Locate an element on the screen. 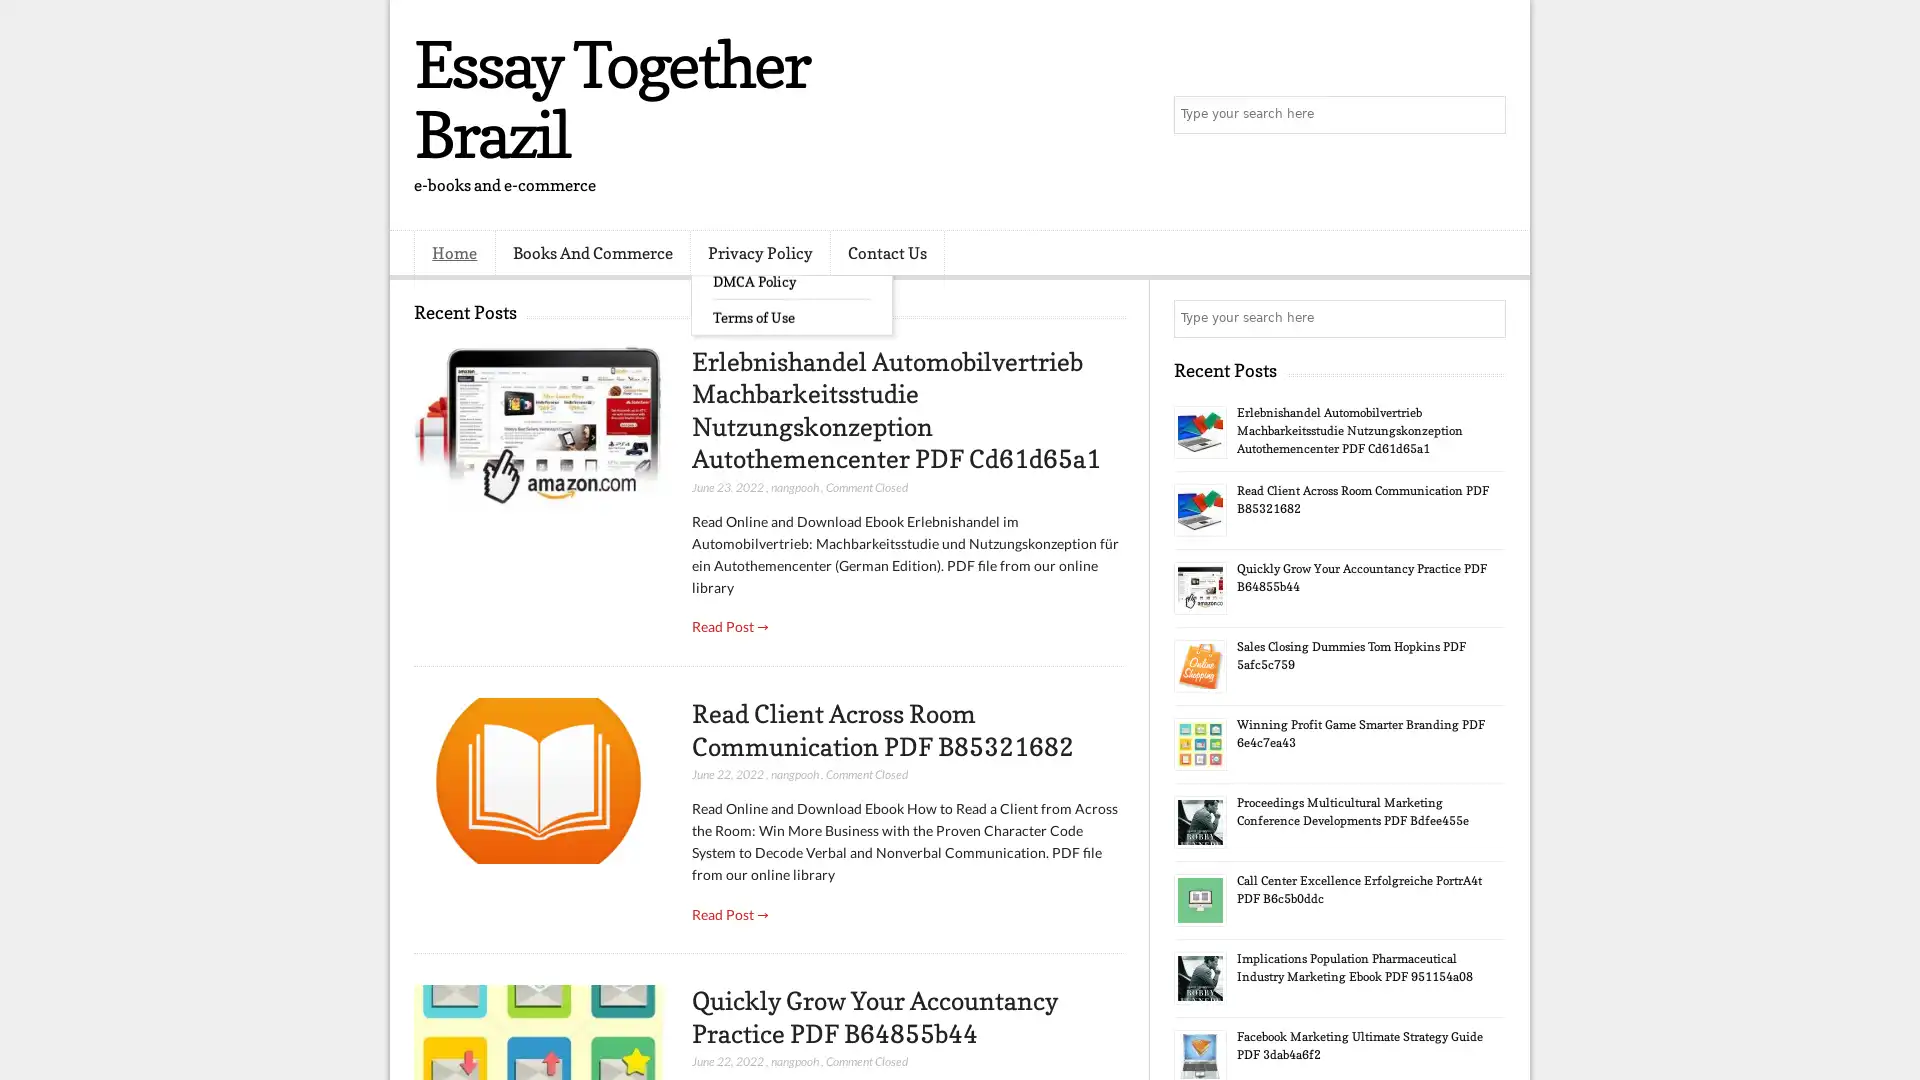  Search is located at coordinates (1485, 318).